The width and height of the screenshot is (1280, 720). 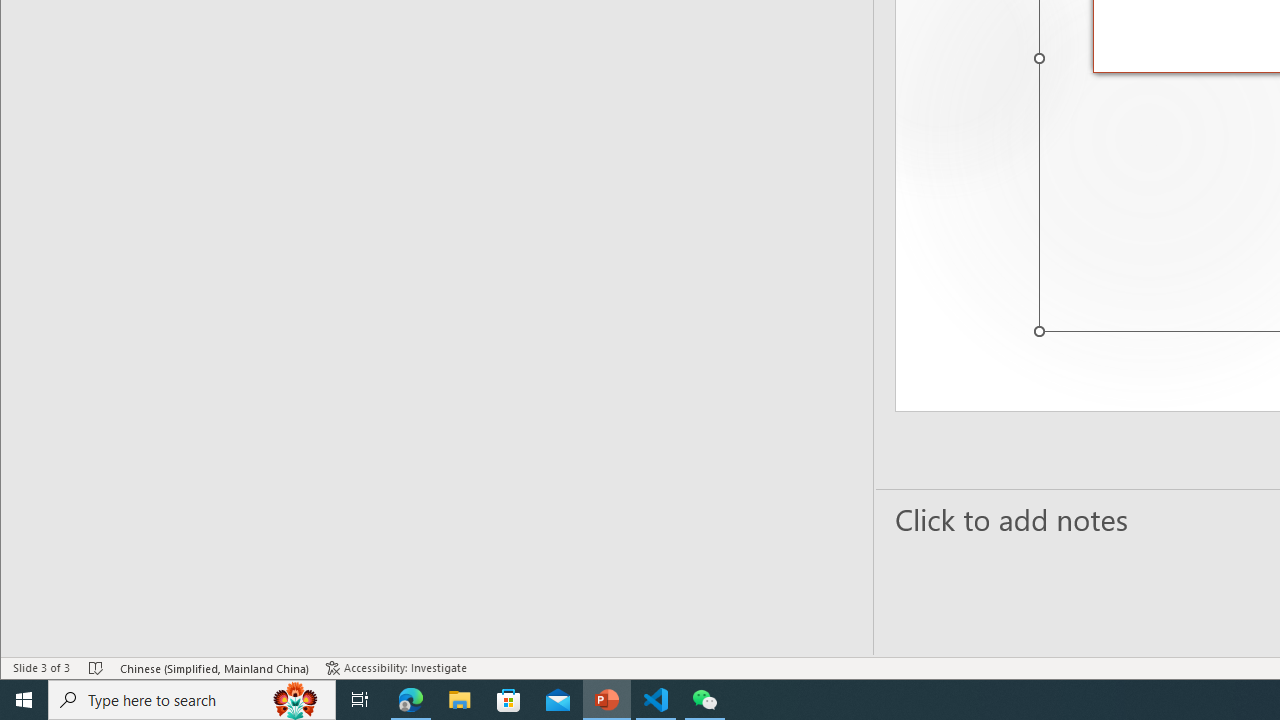 I want to click on 'File Explorer', so click(x=459, y=698).